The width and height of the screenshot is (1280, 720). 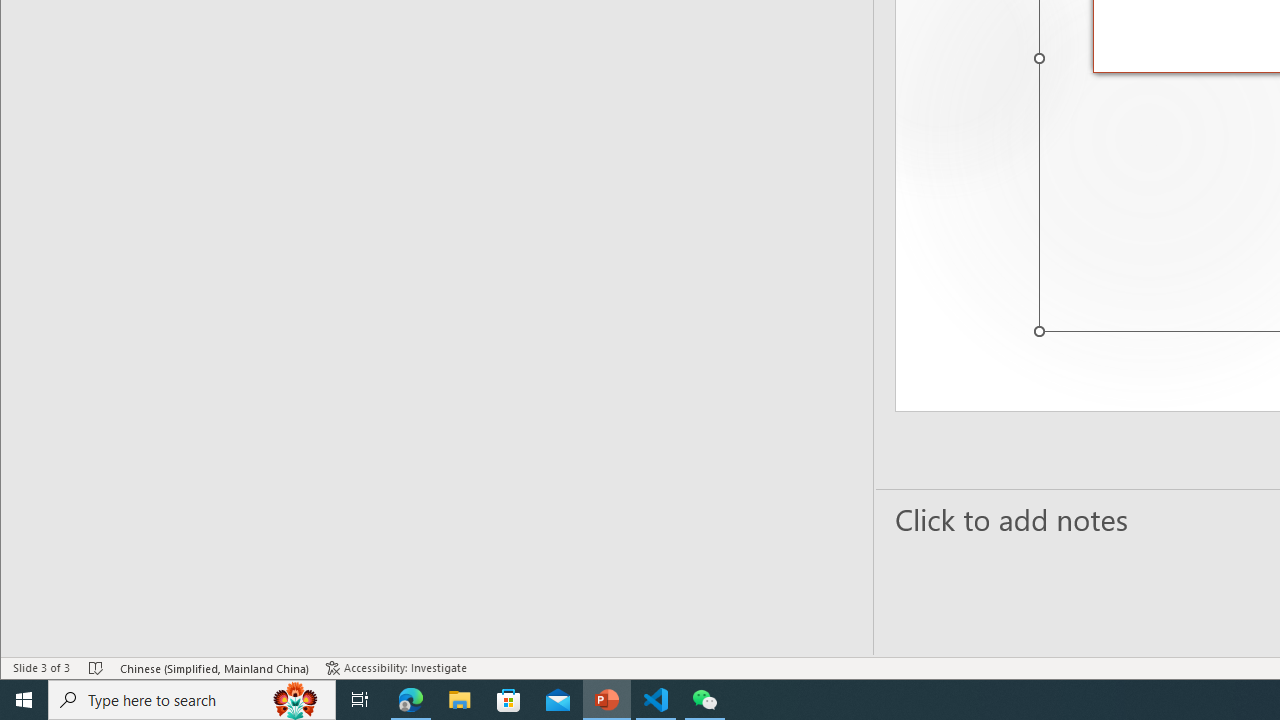 I want to click on 'File Explorer', so click(x=459, y=698).